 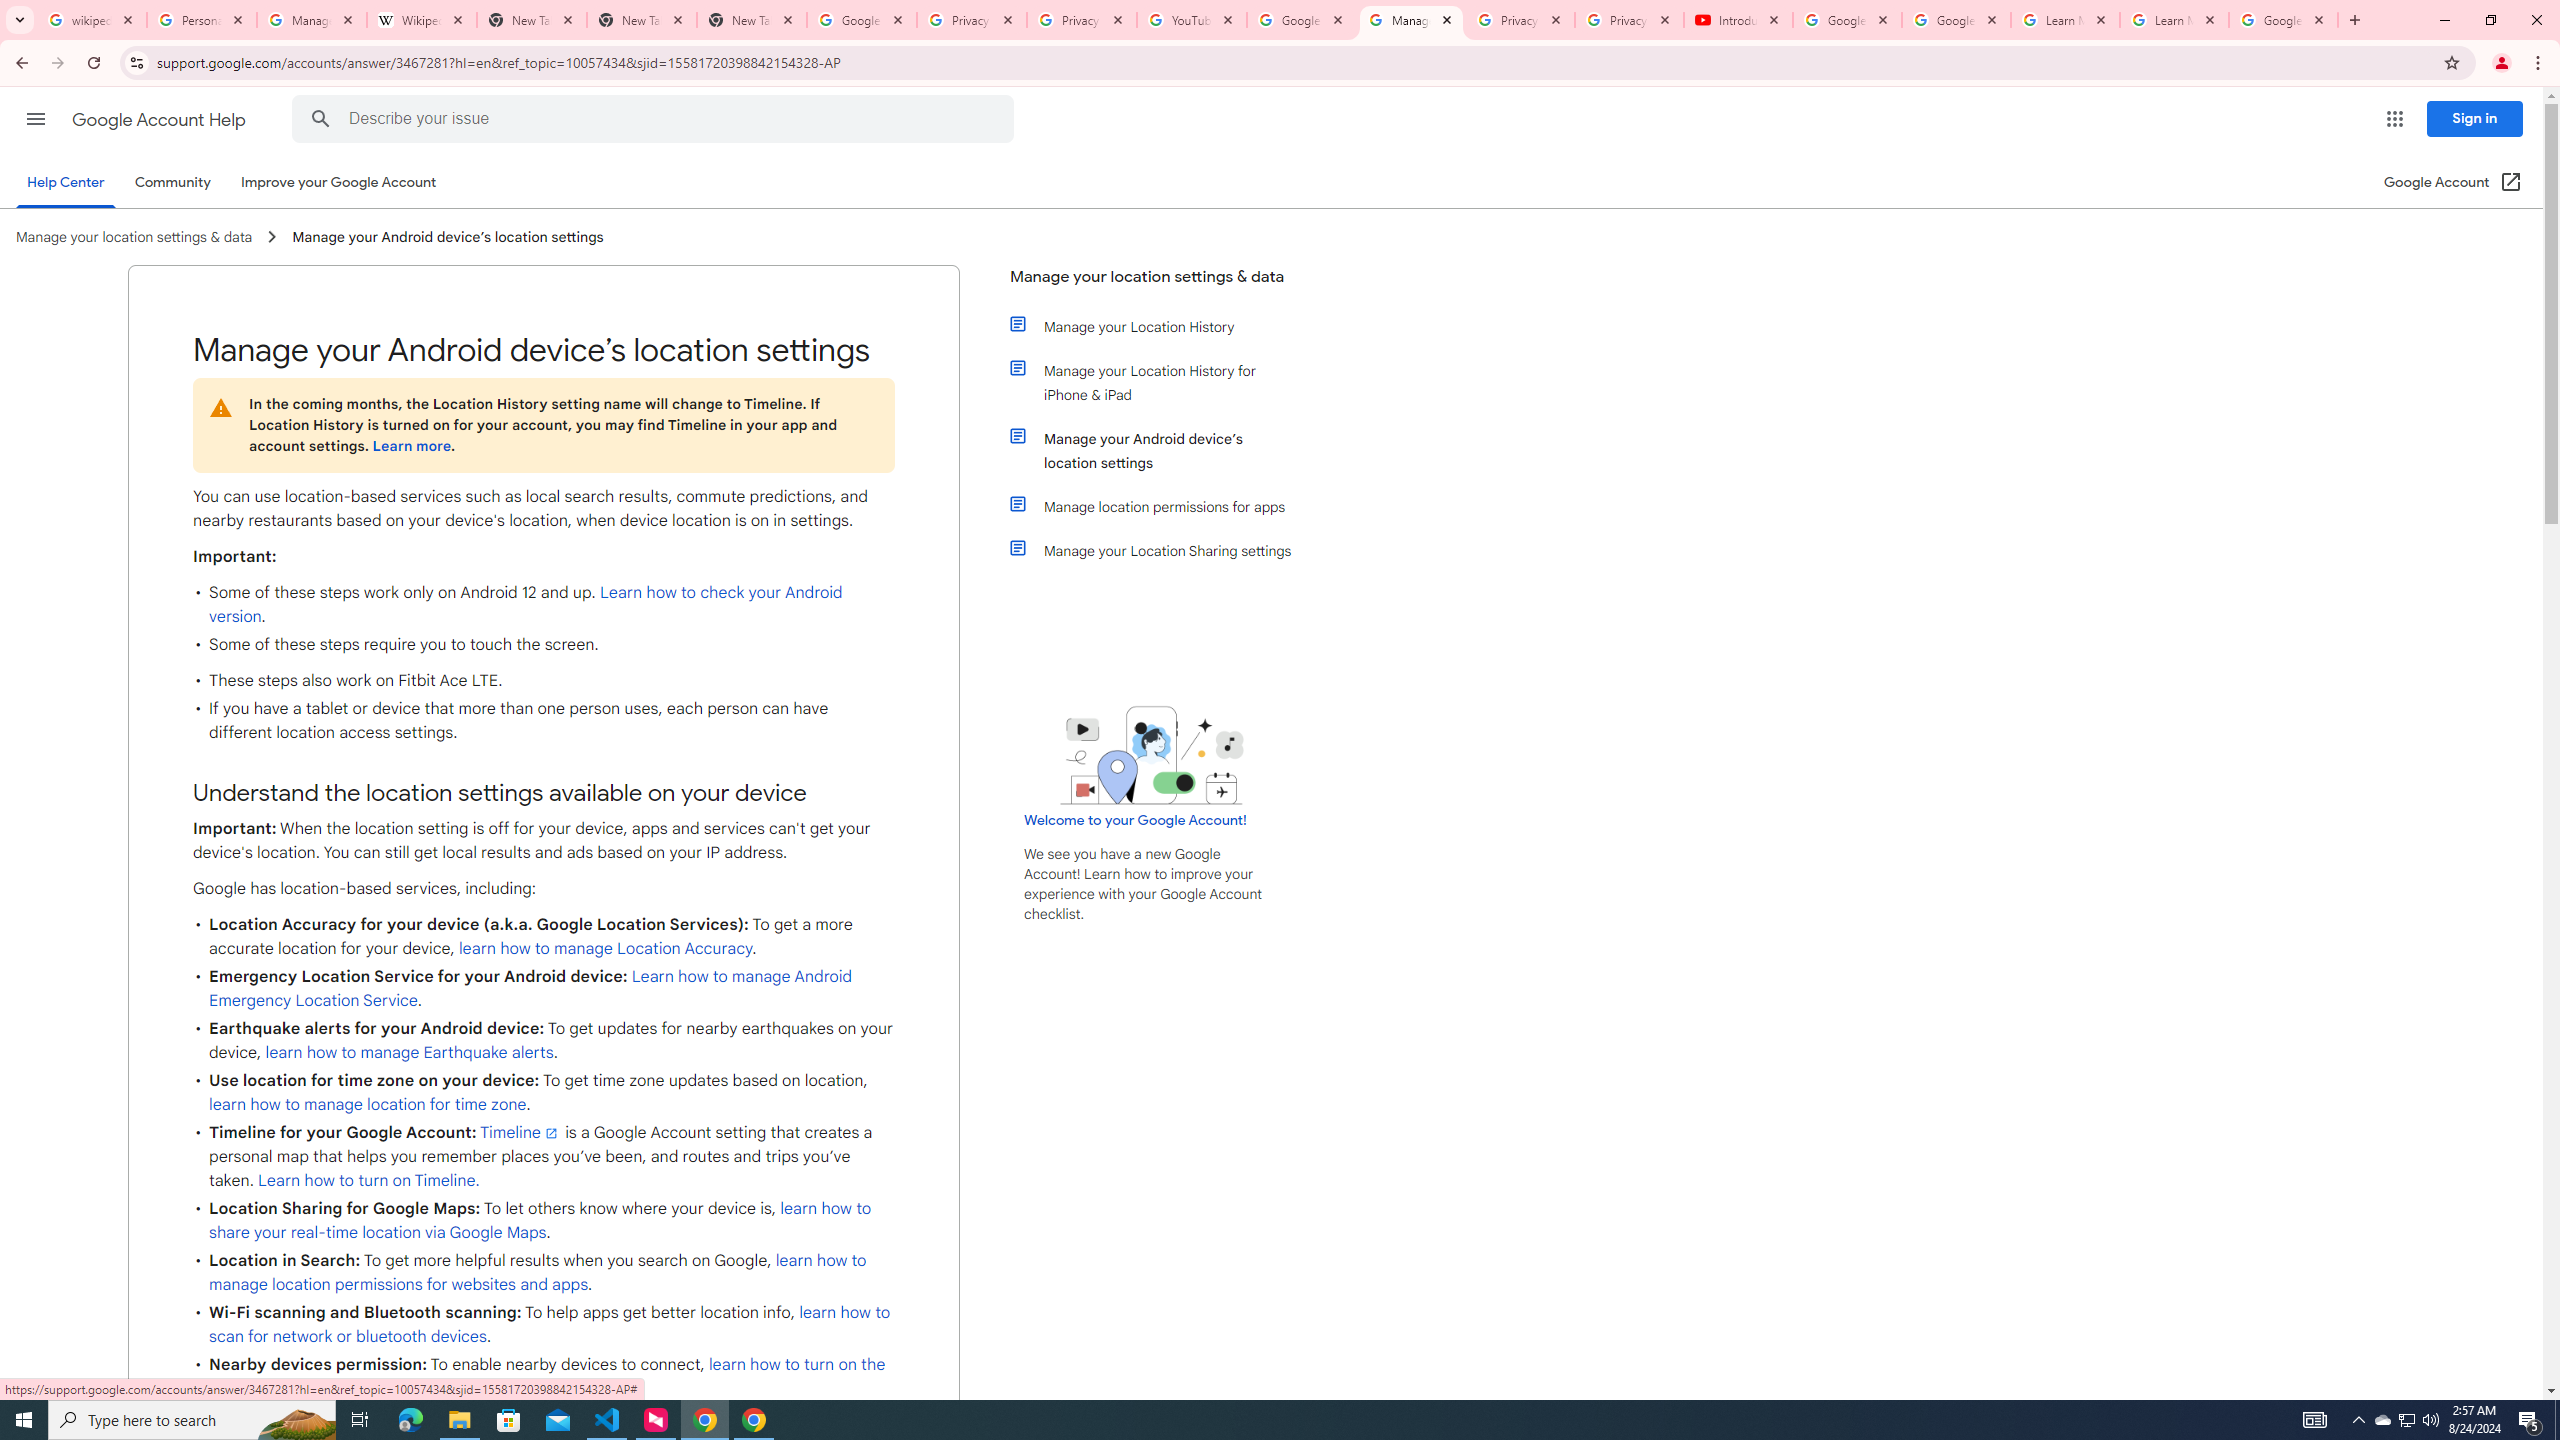 I want to click on 'YouTube', so click(x=1191, y=19).